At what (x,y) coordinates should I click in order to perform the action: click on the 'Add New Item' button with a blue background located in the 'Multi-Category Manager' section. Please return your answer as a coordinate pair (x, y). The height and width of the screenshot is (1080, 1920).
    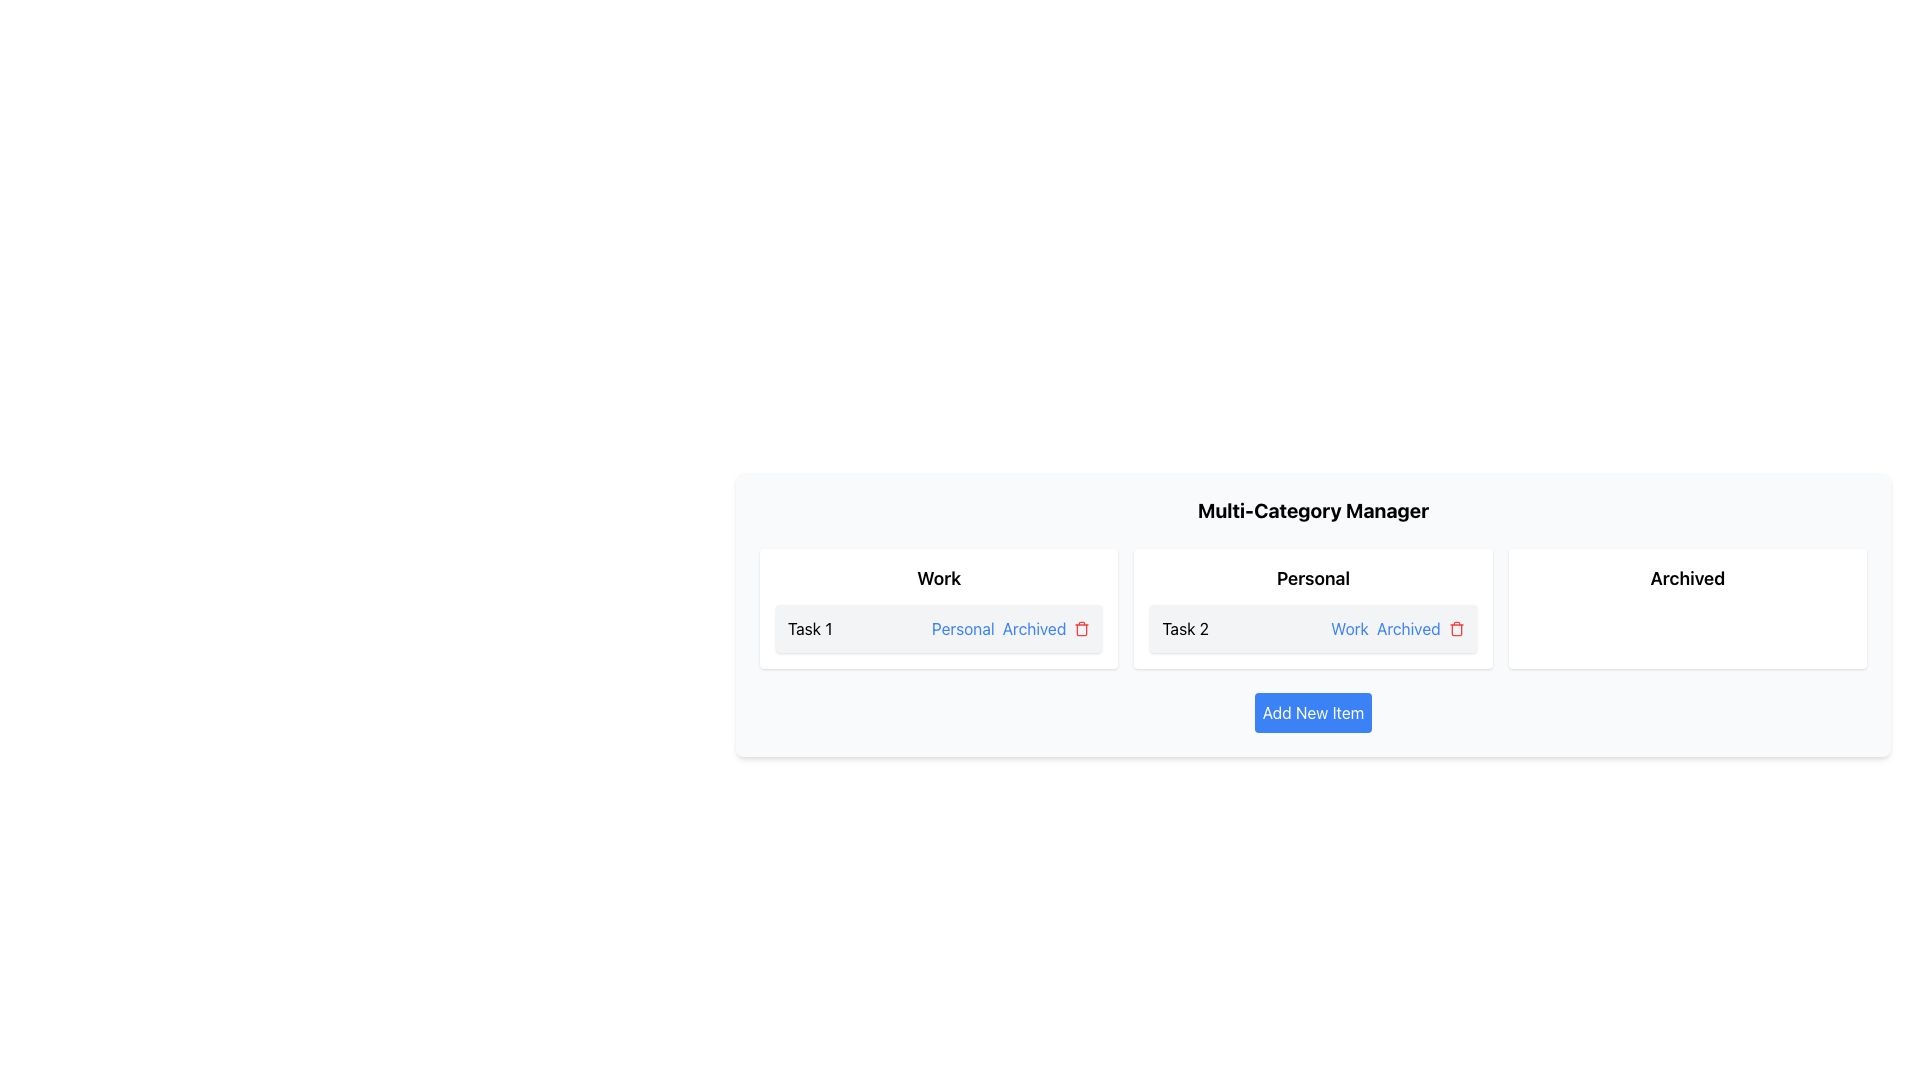
    Looking at the image, I should click on (1313, 712).